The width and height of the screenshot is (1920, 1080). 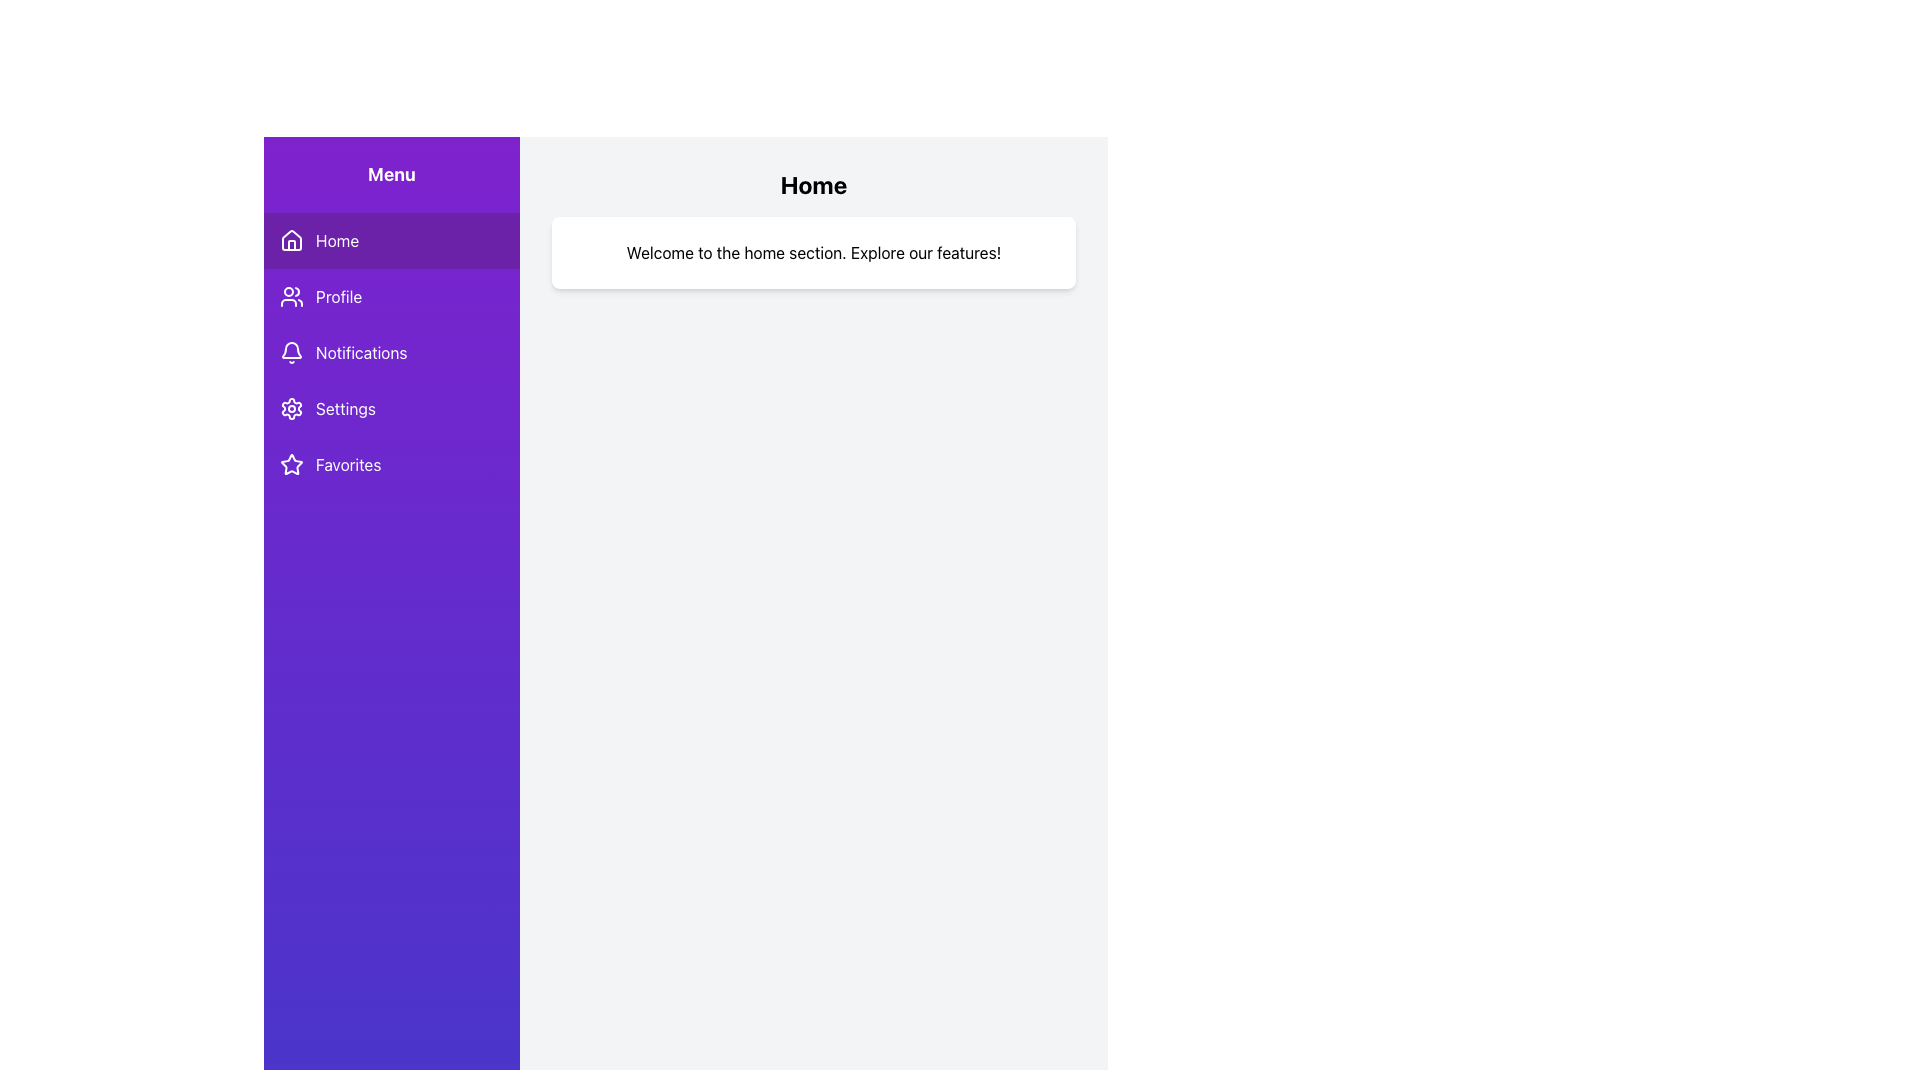 What do you see at coordinates (291, 349) in the screenshot?
I see `the bell icon representing notifications located in the left navigation bar, adjacent to the 'Notifications' text` at bounding box center [291, 349].